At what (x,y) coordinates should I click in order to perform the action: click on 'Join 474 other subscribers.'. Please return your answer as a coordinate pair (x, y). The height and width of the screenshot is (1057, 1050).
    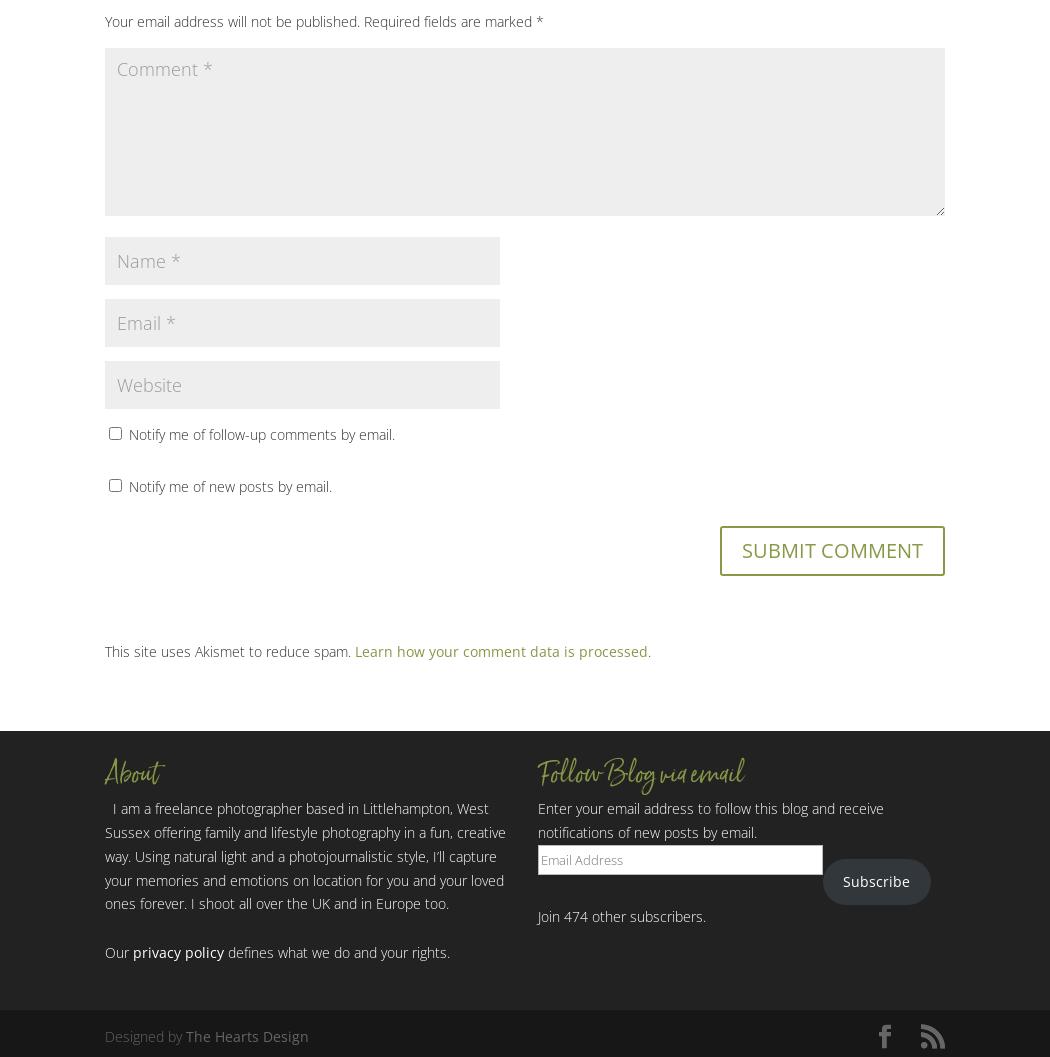
    Looking at the image, I should click on (620, 916).